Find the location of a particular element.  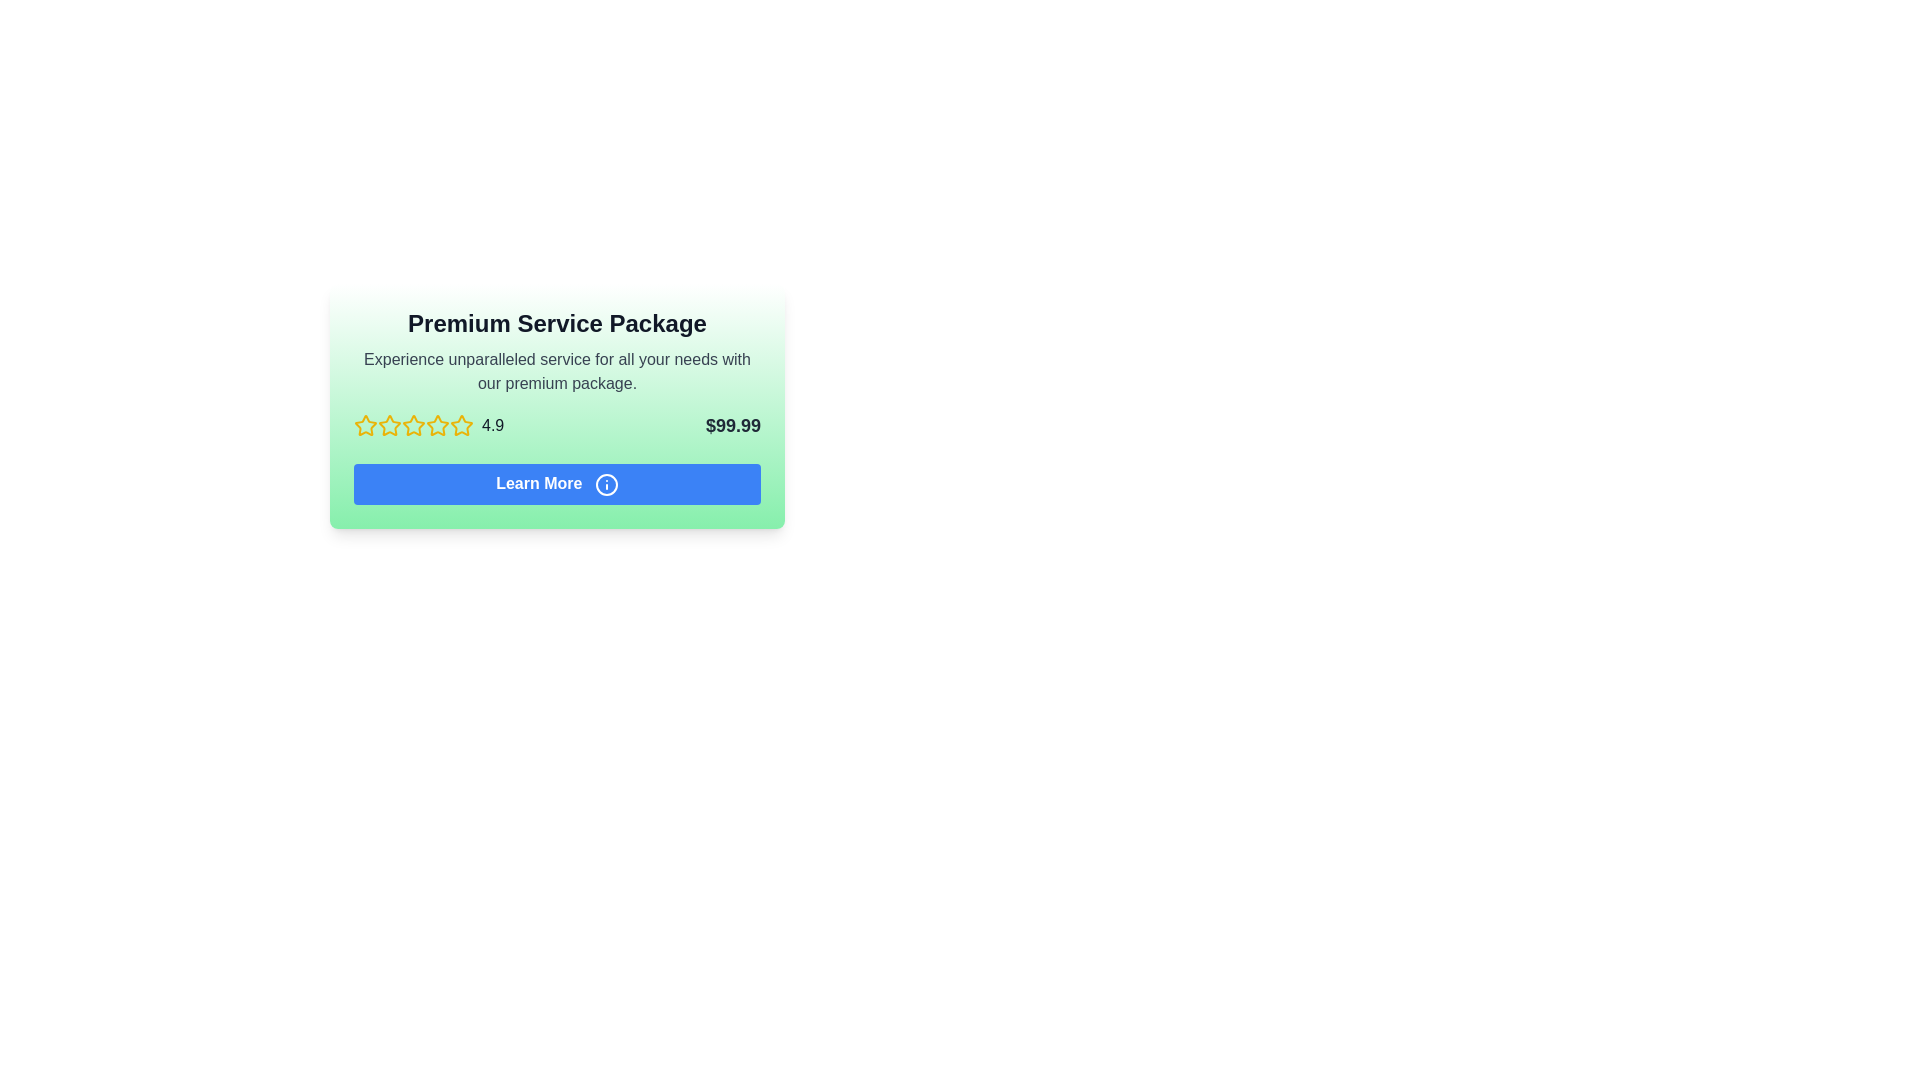

the third star icon that visually represents the rating value in a sequence of five stars, located to the left of the rating number '4.9' is located at coordinates (389, 424).